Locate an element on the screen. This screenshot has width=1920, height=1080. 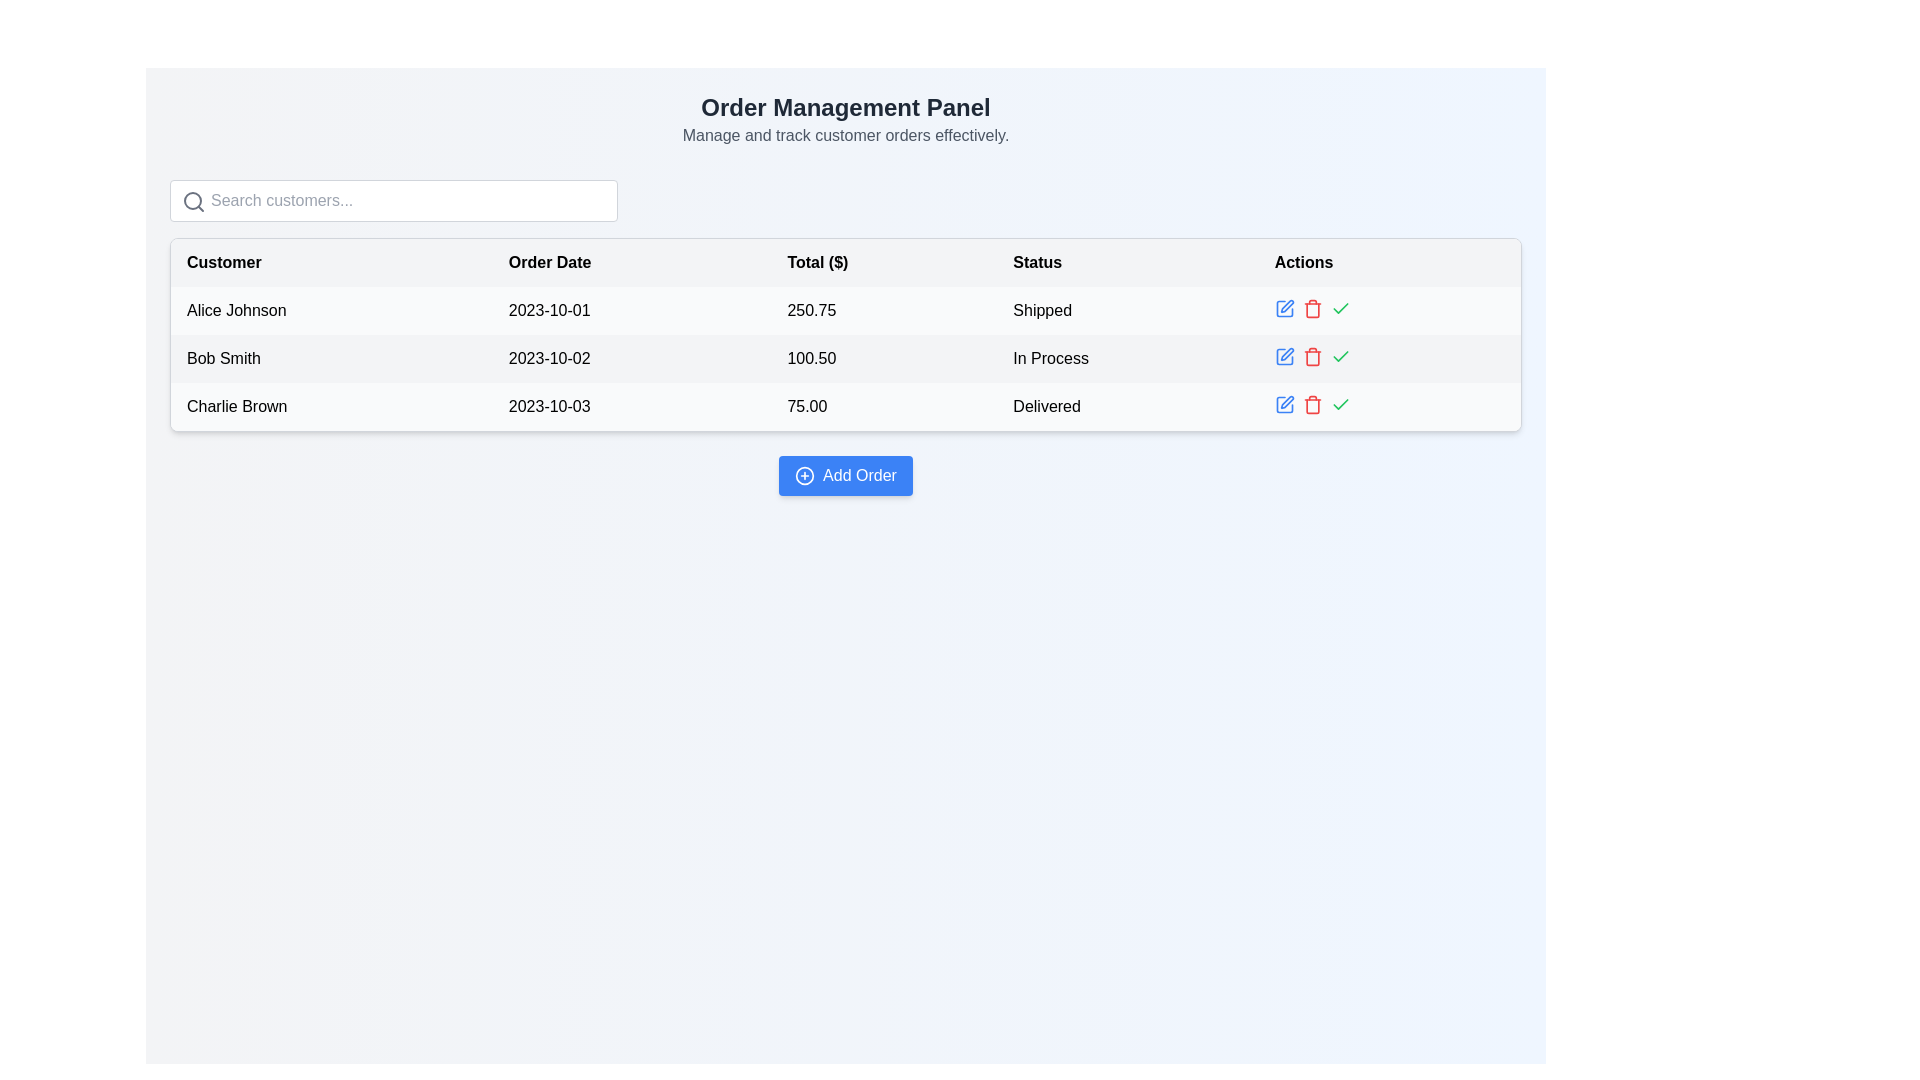
individual elements within the first row of the customer transaction data grid, which contains details such as the customer's name, transaction date, amount, and status is located at coordinates (845, 311).